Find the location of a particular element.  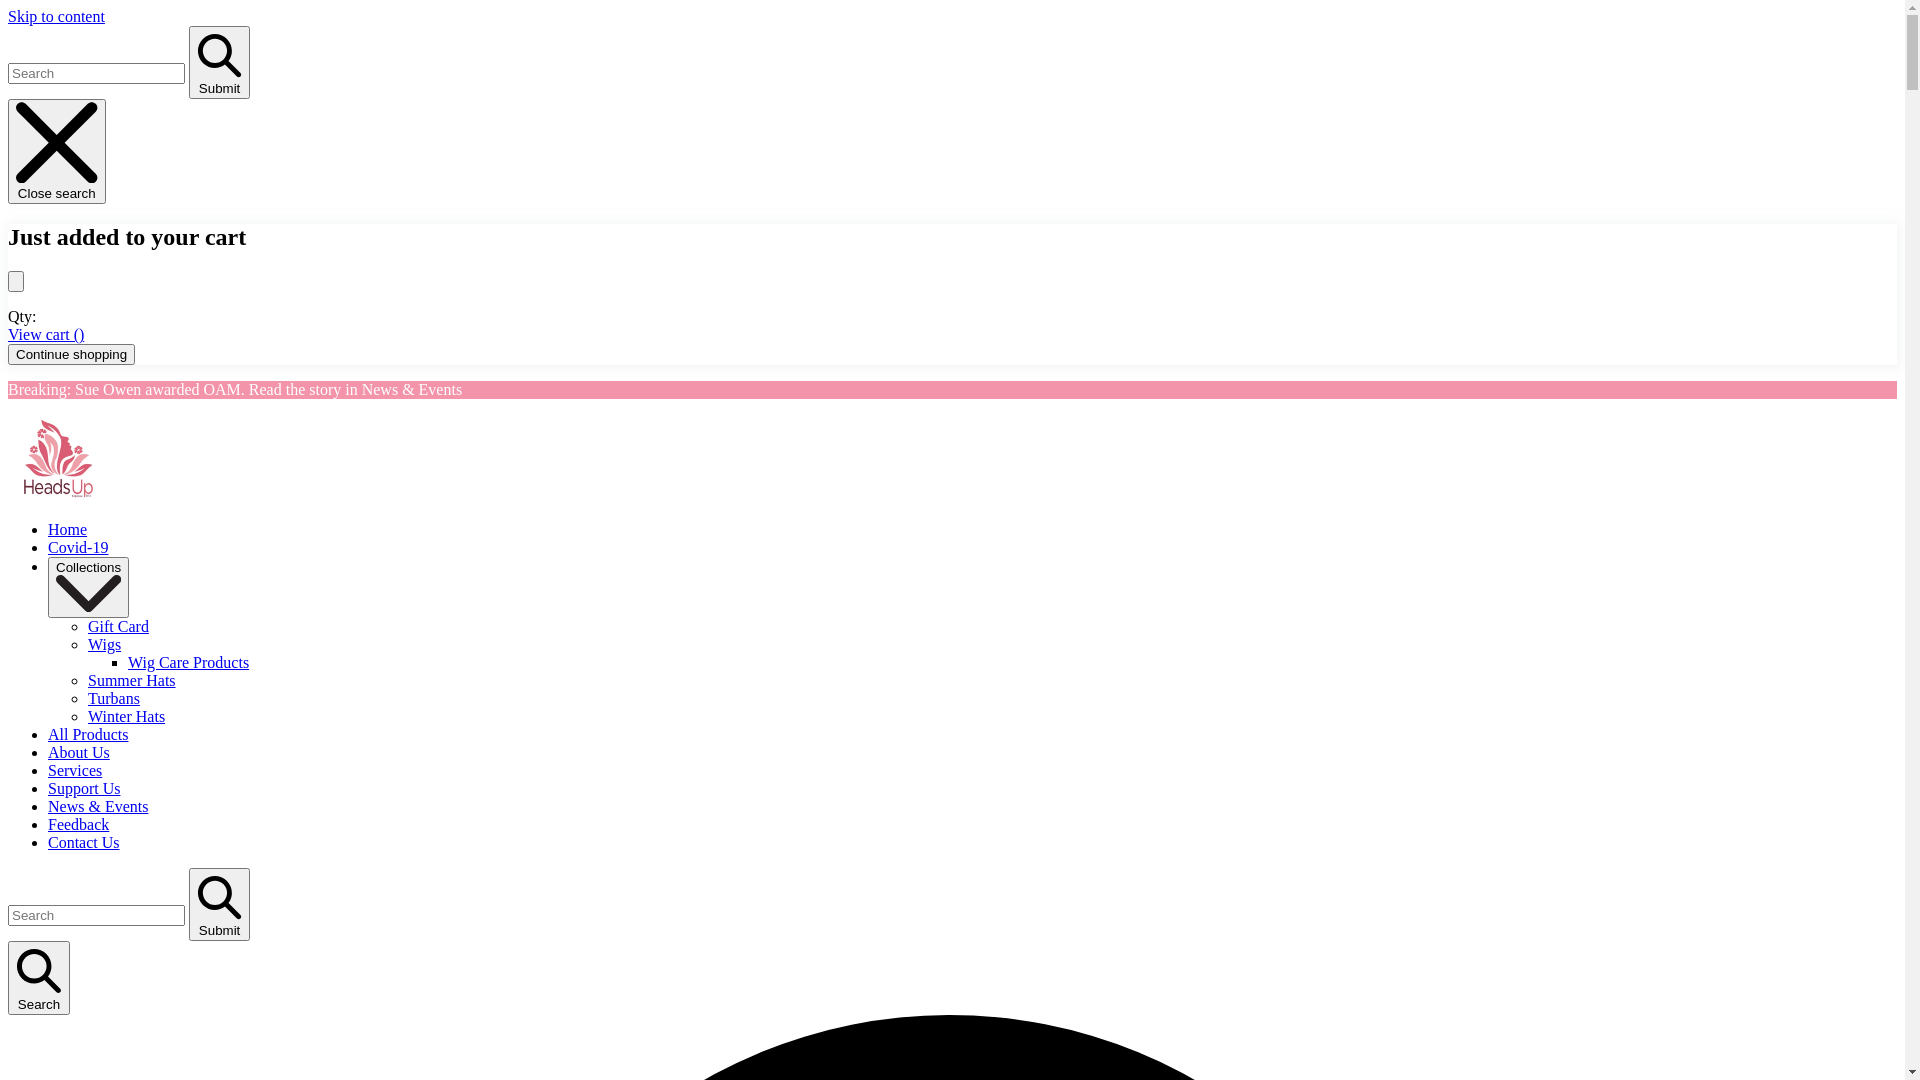

'Wigs' is located at coordinates (103, 644).